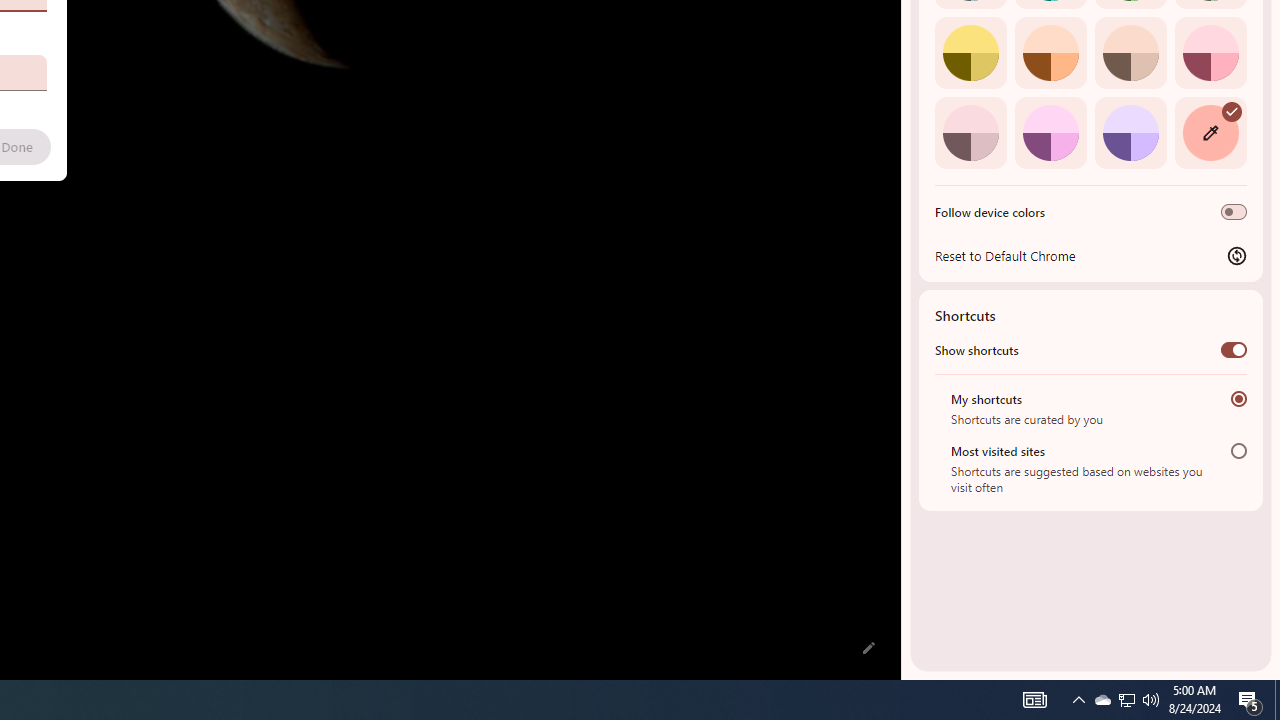 This screenshot has height=720, width=1280. What do you see at coordinates (1231, 111) in the screenshot?
I see `'AutomationID: svg'` at bounding box center [1231, 111].